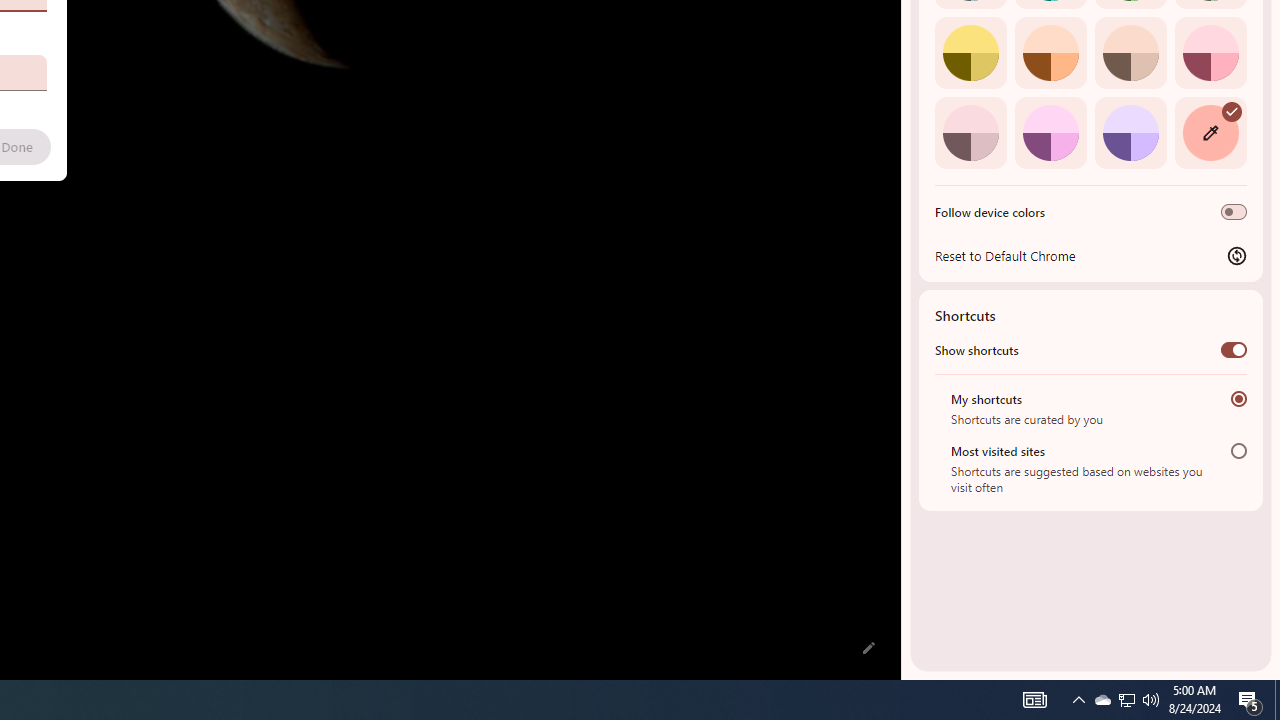 This screenshot has height=720, width=1280. What do you see at coordinates (1231, 111) in the screenshot?
I see `'AutomationID: svg'` at bounding box center [1231, 111].